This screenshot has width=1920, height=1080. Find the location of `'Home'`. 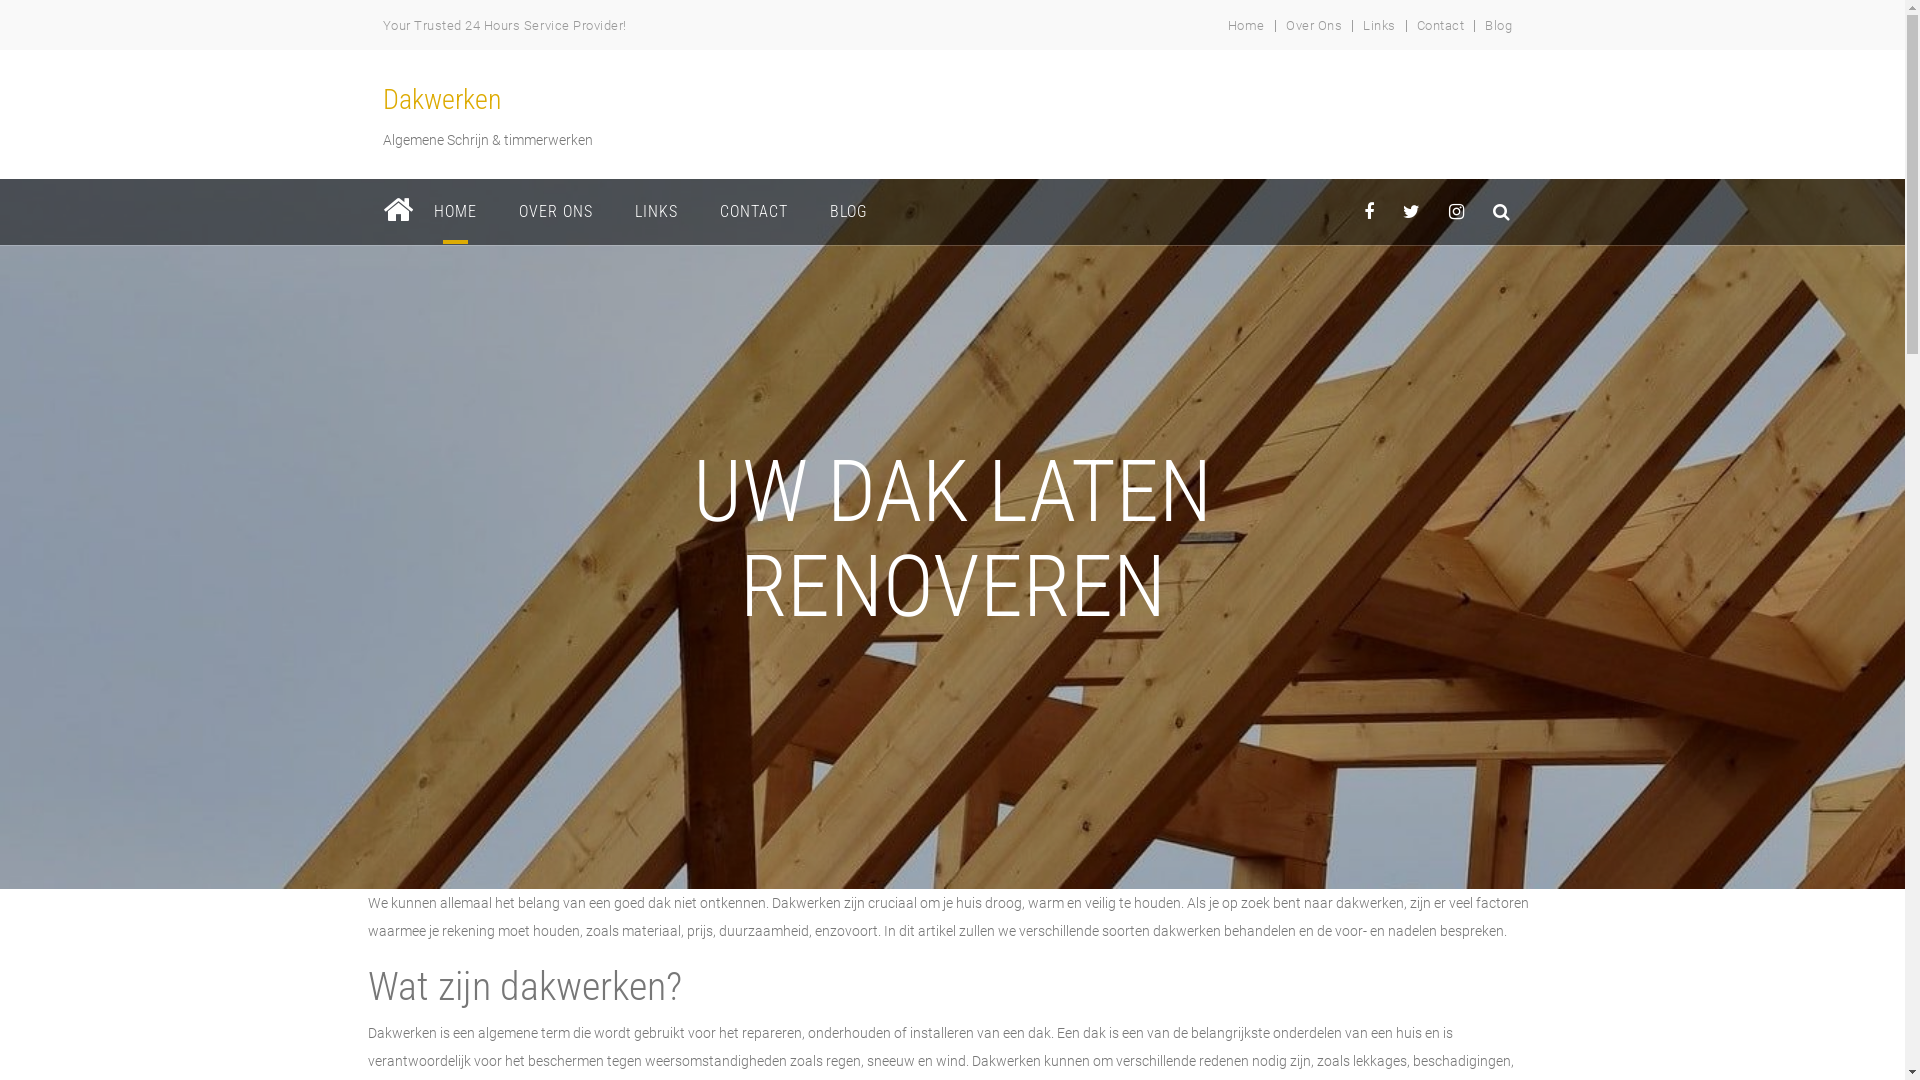

'Home' is located at coordinates (1245, 25).